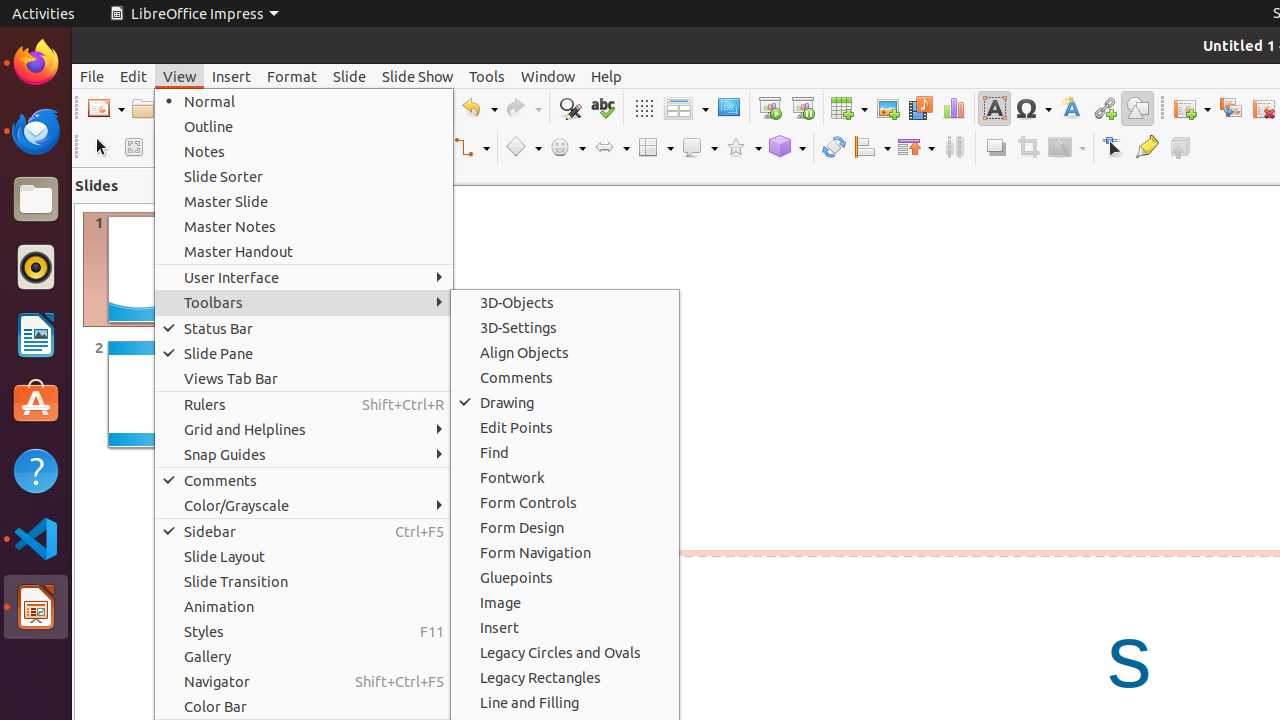 The image size is (1280, 720). I want to click on 'Window', so click(547, 75).